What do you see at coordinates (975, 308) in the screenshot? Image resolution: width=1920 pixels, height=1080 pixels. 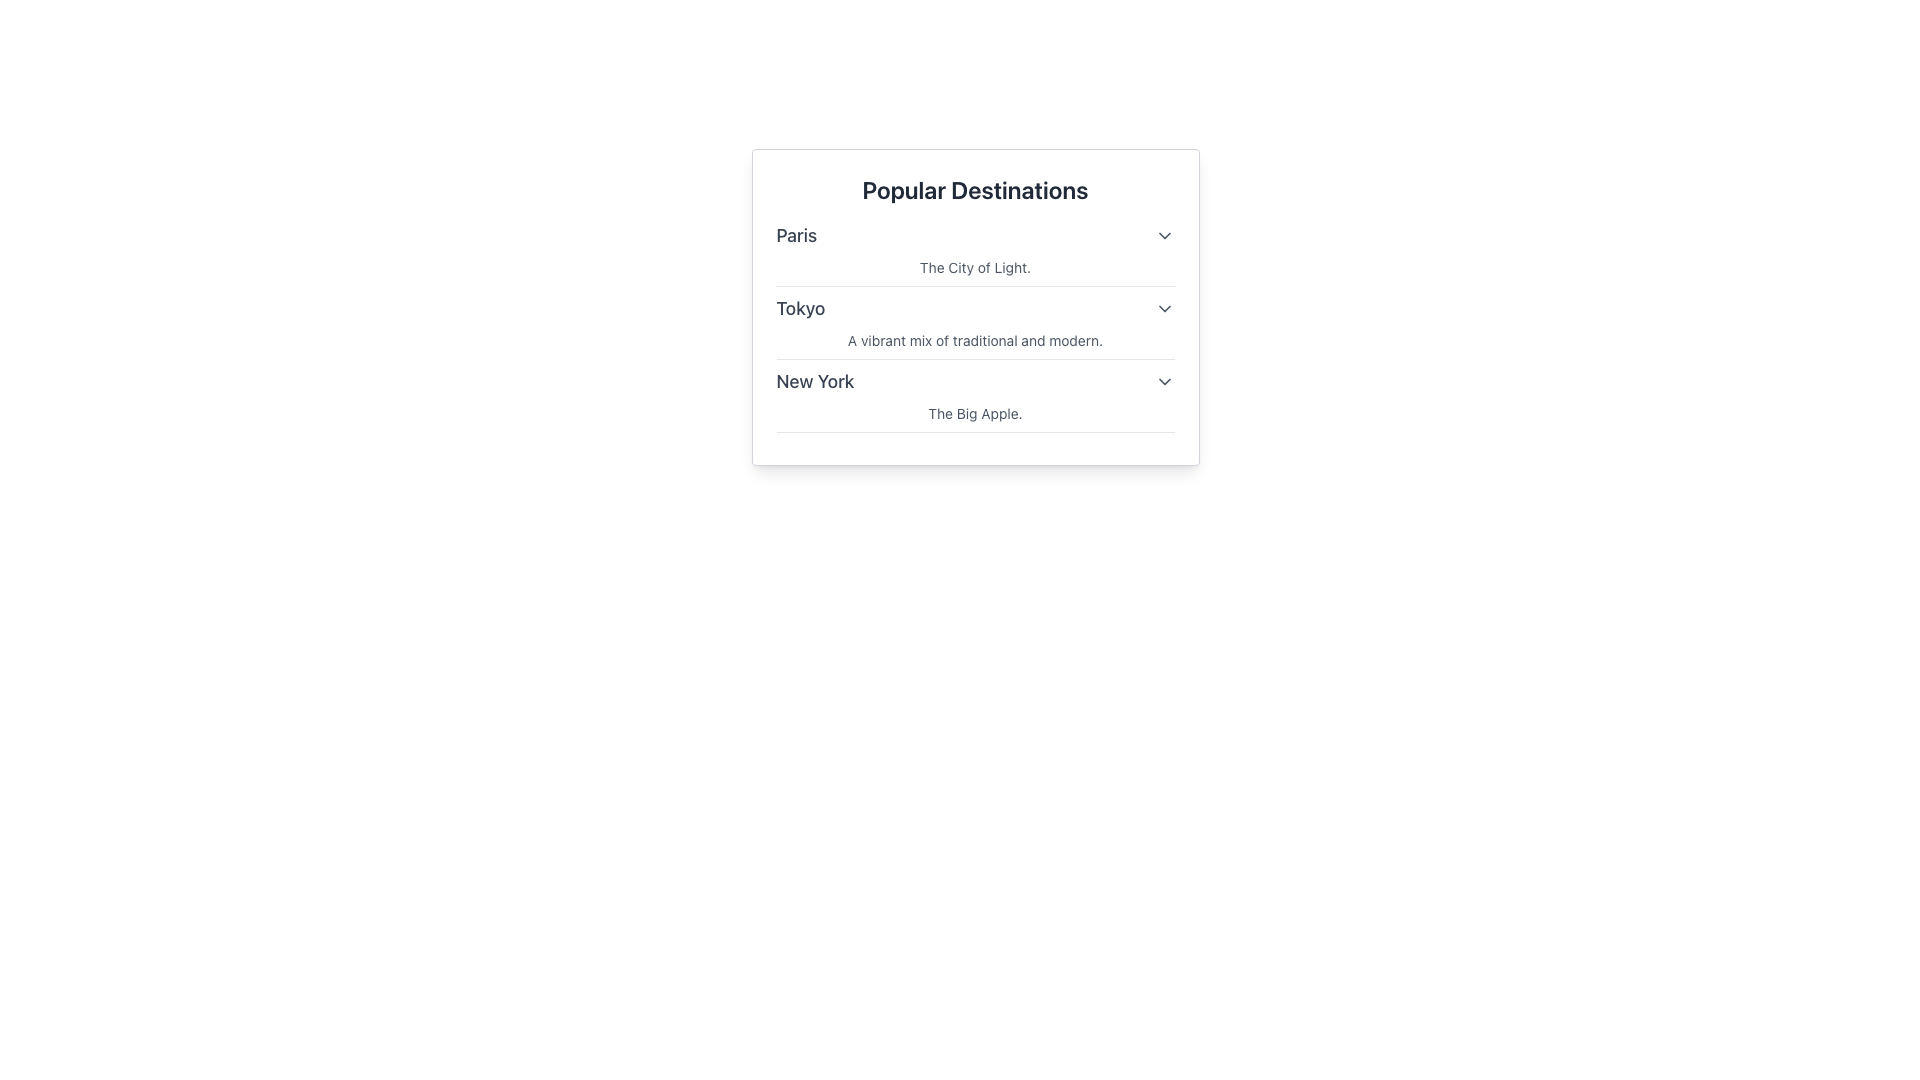 I see `the Dropdown trigger for the destination 'Tokyo'` at bounding box center [975, 308].